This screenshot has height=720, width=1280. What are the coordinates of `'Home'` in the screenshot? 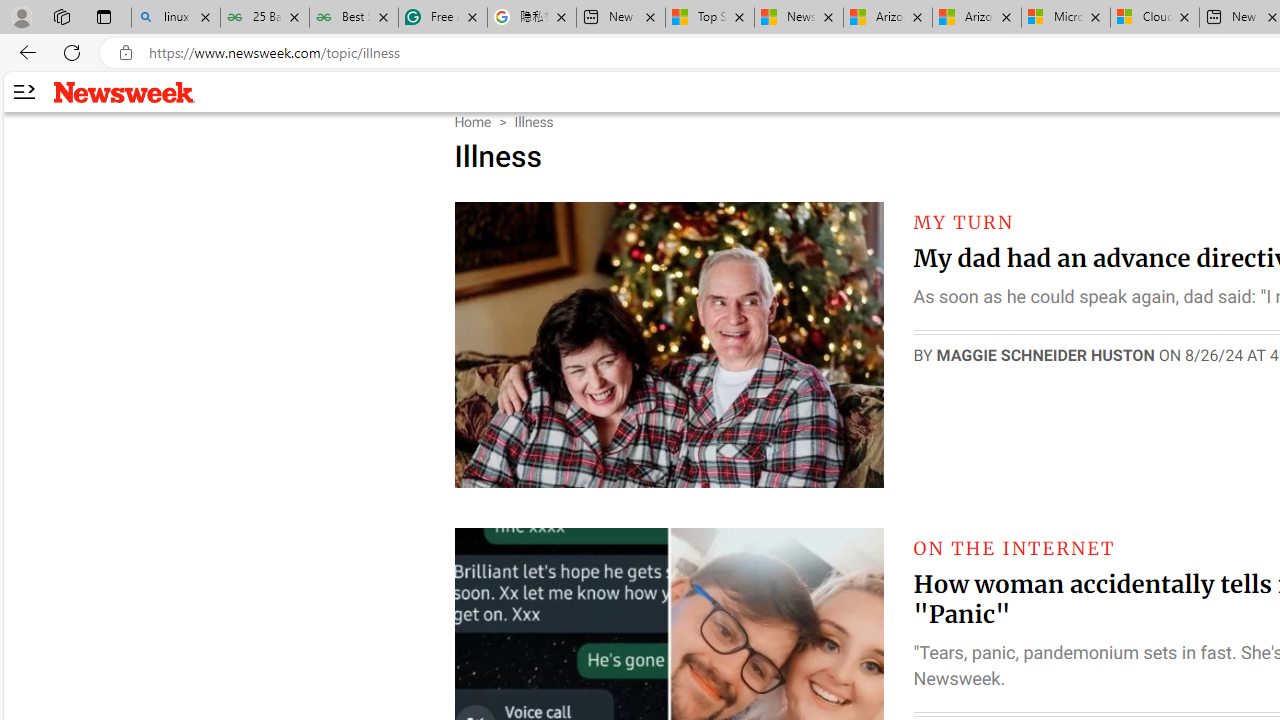 It's located at (471, 122).